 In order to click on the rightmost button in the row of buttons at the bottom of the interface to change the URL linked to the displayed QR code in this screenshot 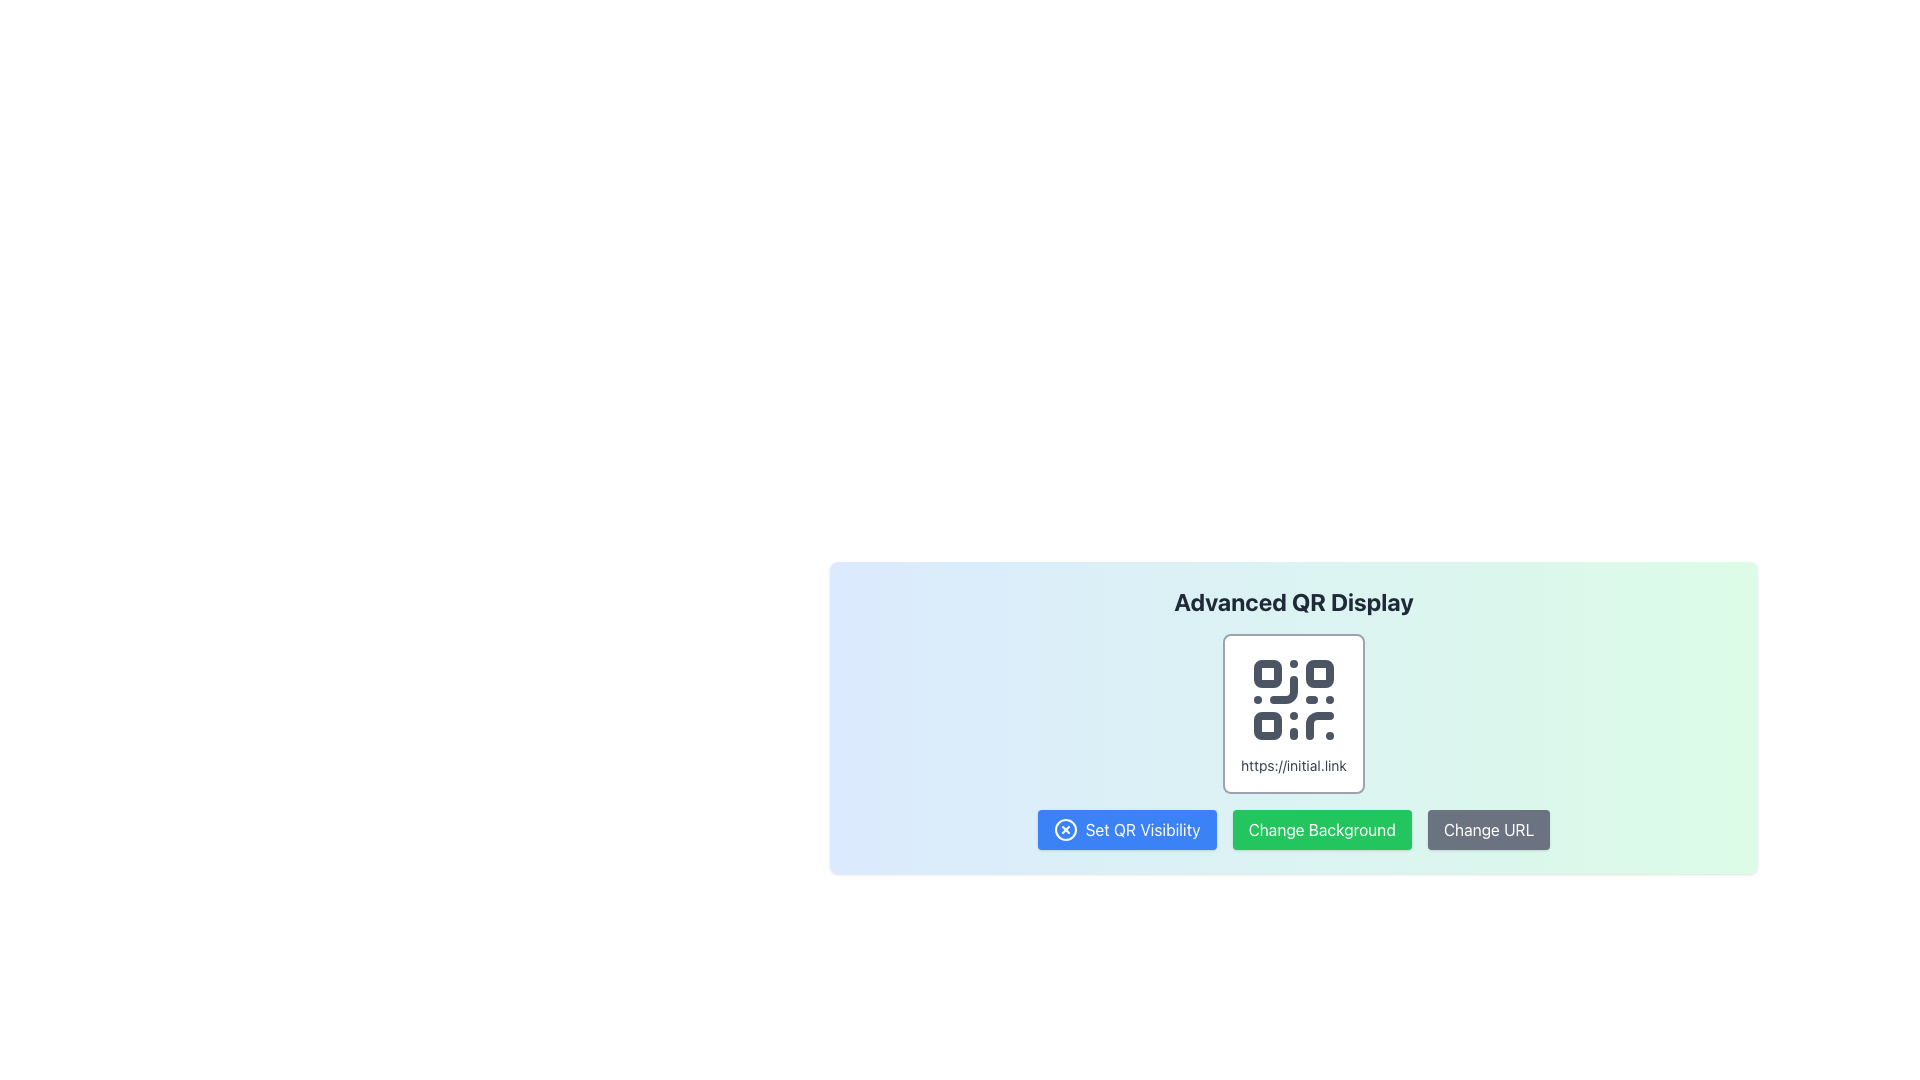, I will do `click(1489, 829)`.